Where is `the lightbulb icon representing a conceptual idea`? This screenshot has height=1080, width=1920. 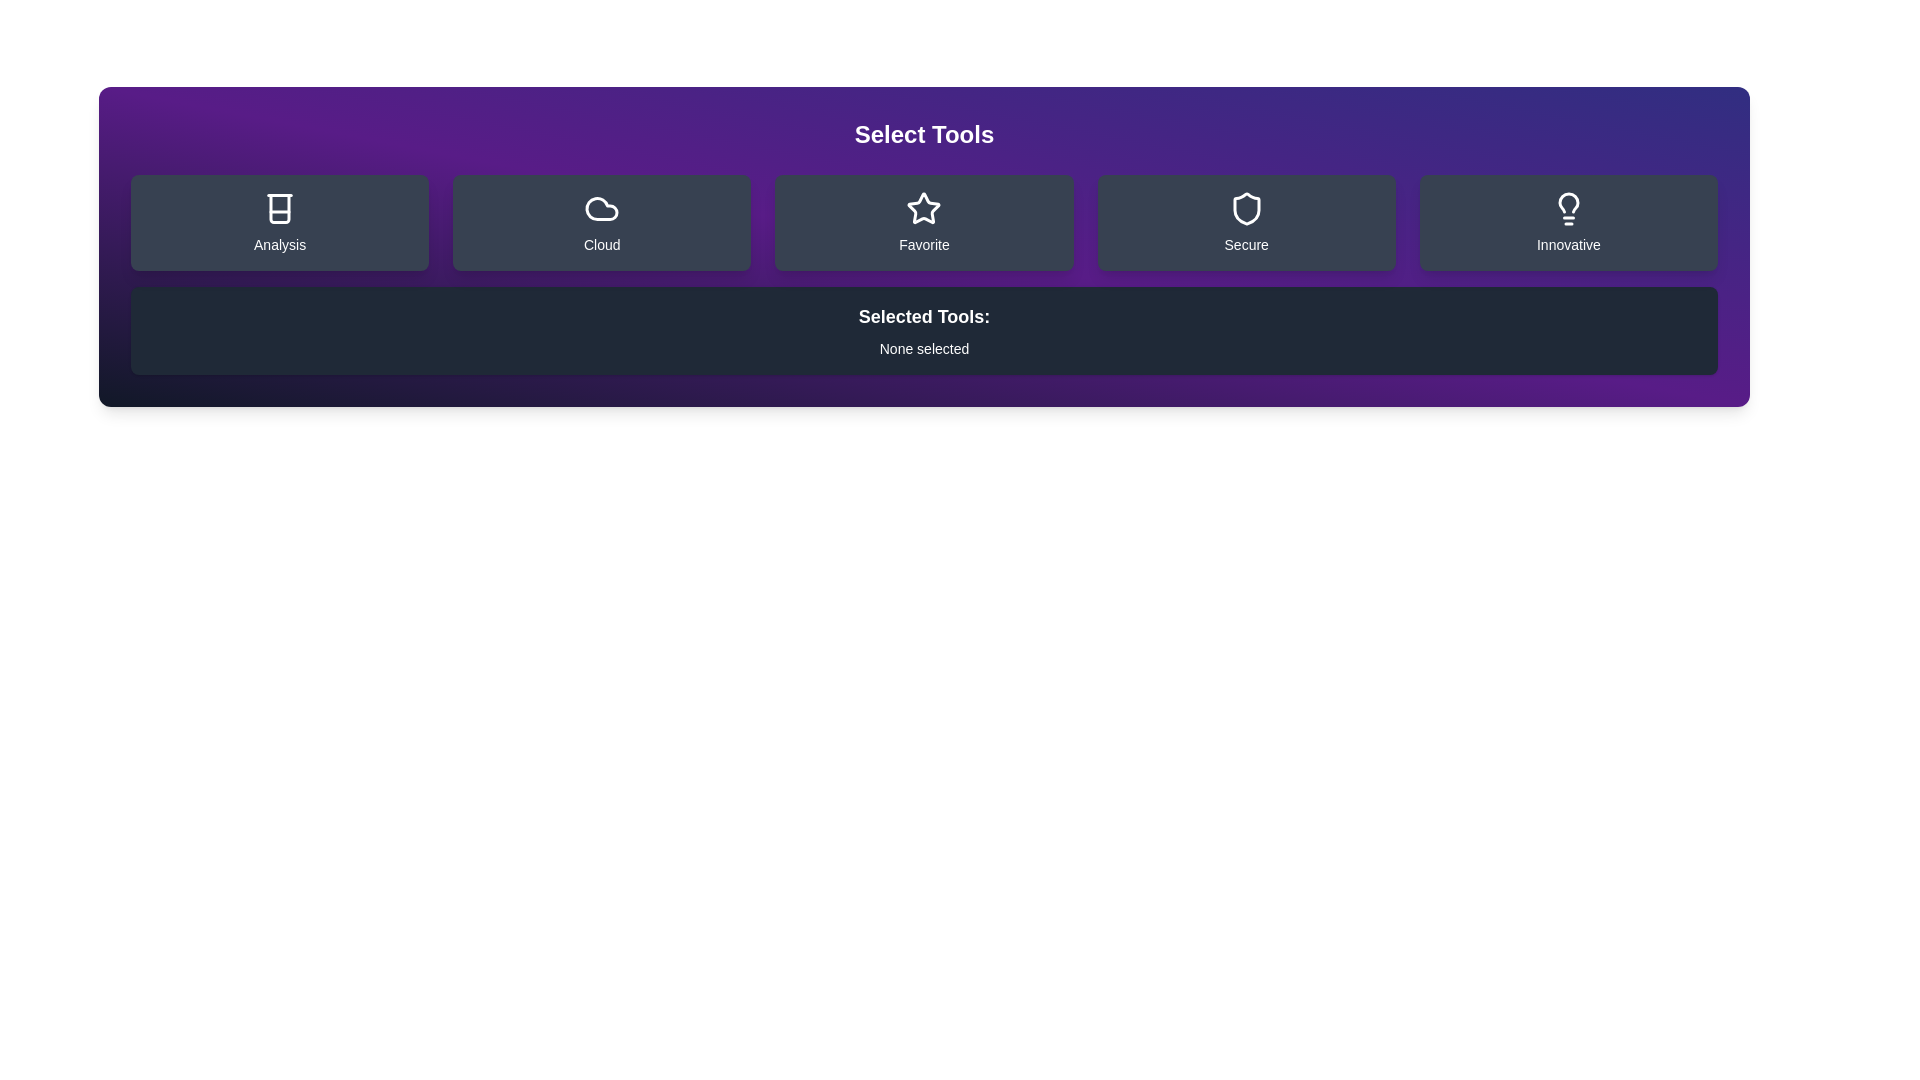 the lightbulb icon representing a conceptual idea is located at coordinates (1567, 208).